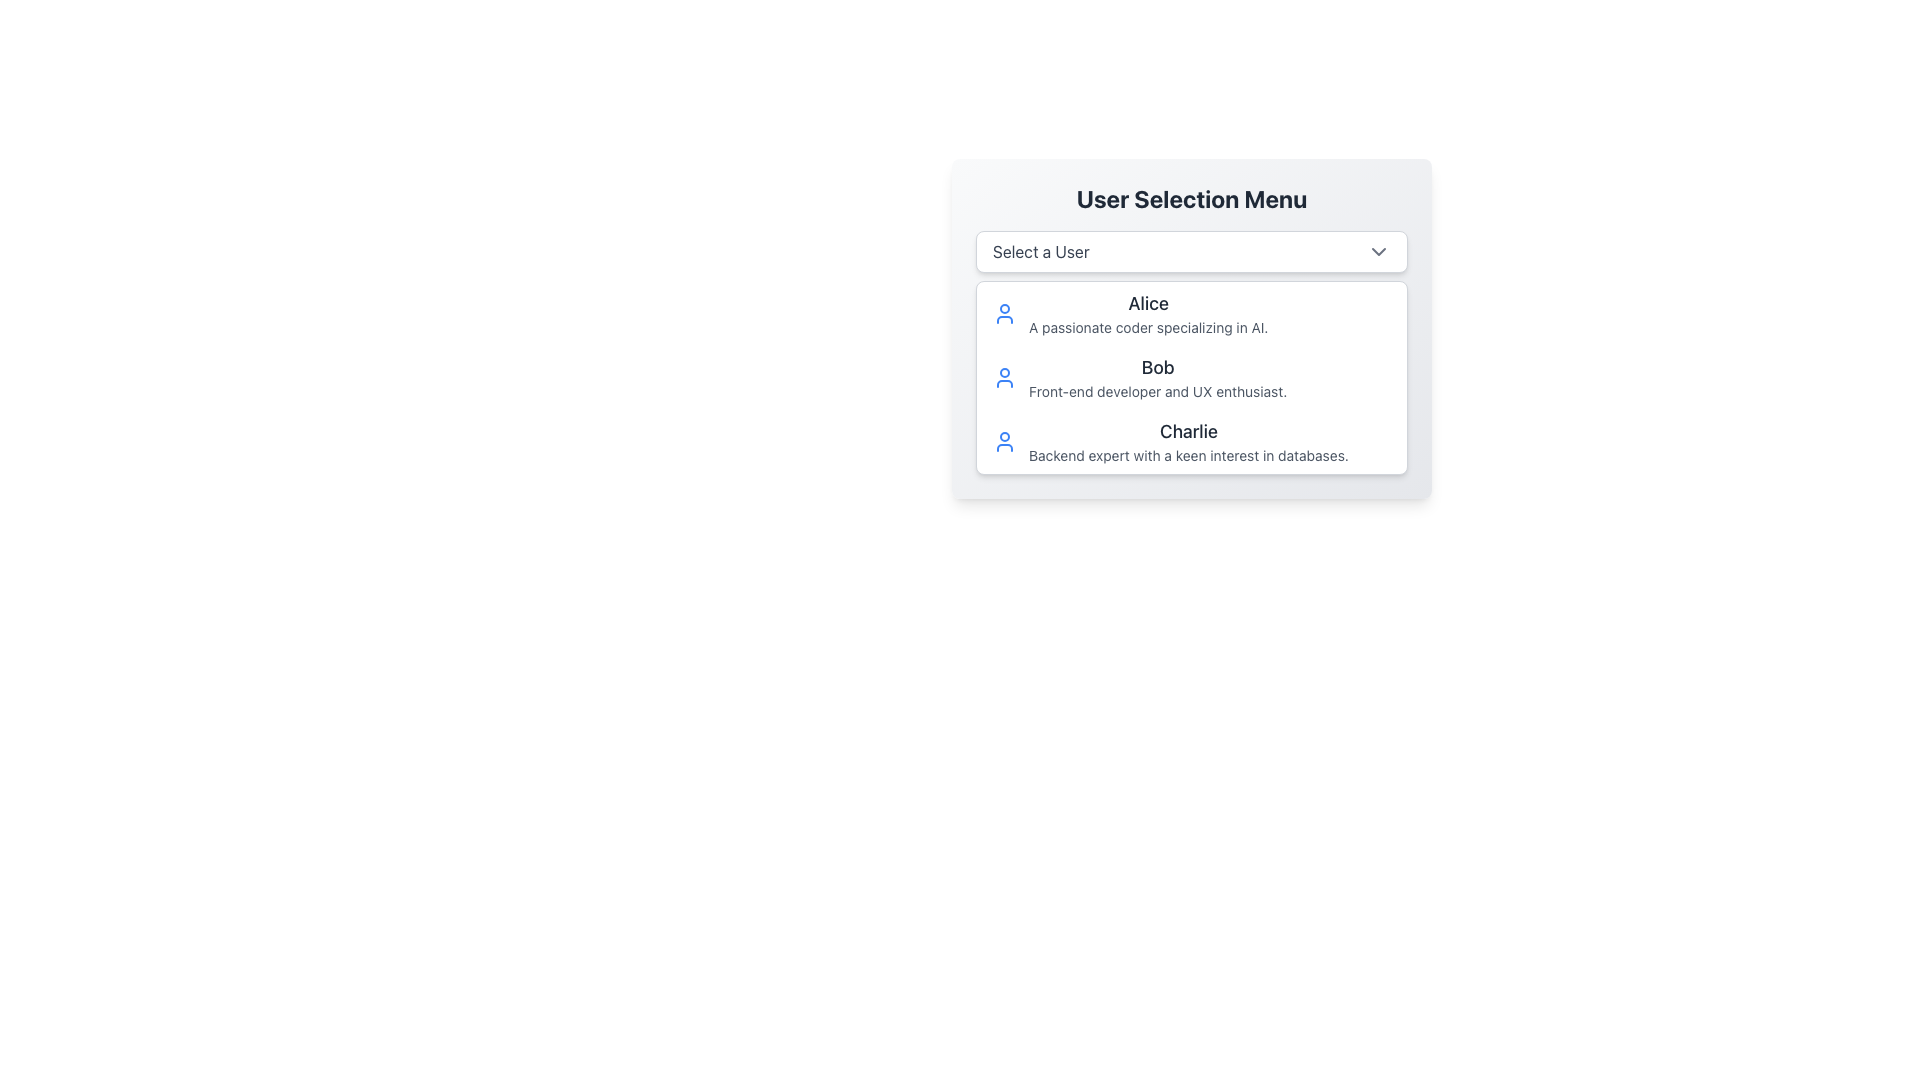 The height and width of the screenshot is (1080, 1920). I want to click on the first user profile list item displaying the name 'Alice' and description 'A passionate coder specializing in AI.', so click(1148, 313).